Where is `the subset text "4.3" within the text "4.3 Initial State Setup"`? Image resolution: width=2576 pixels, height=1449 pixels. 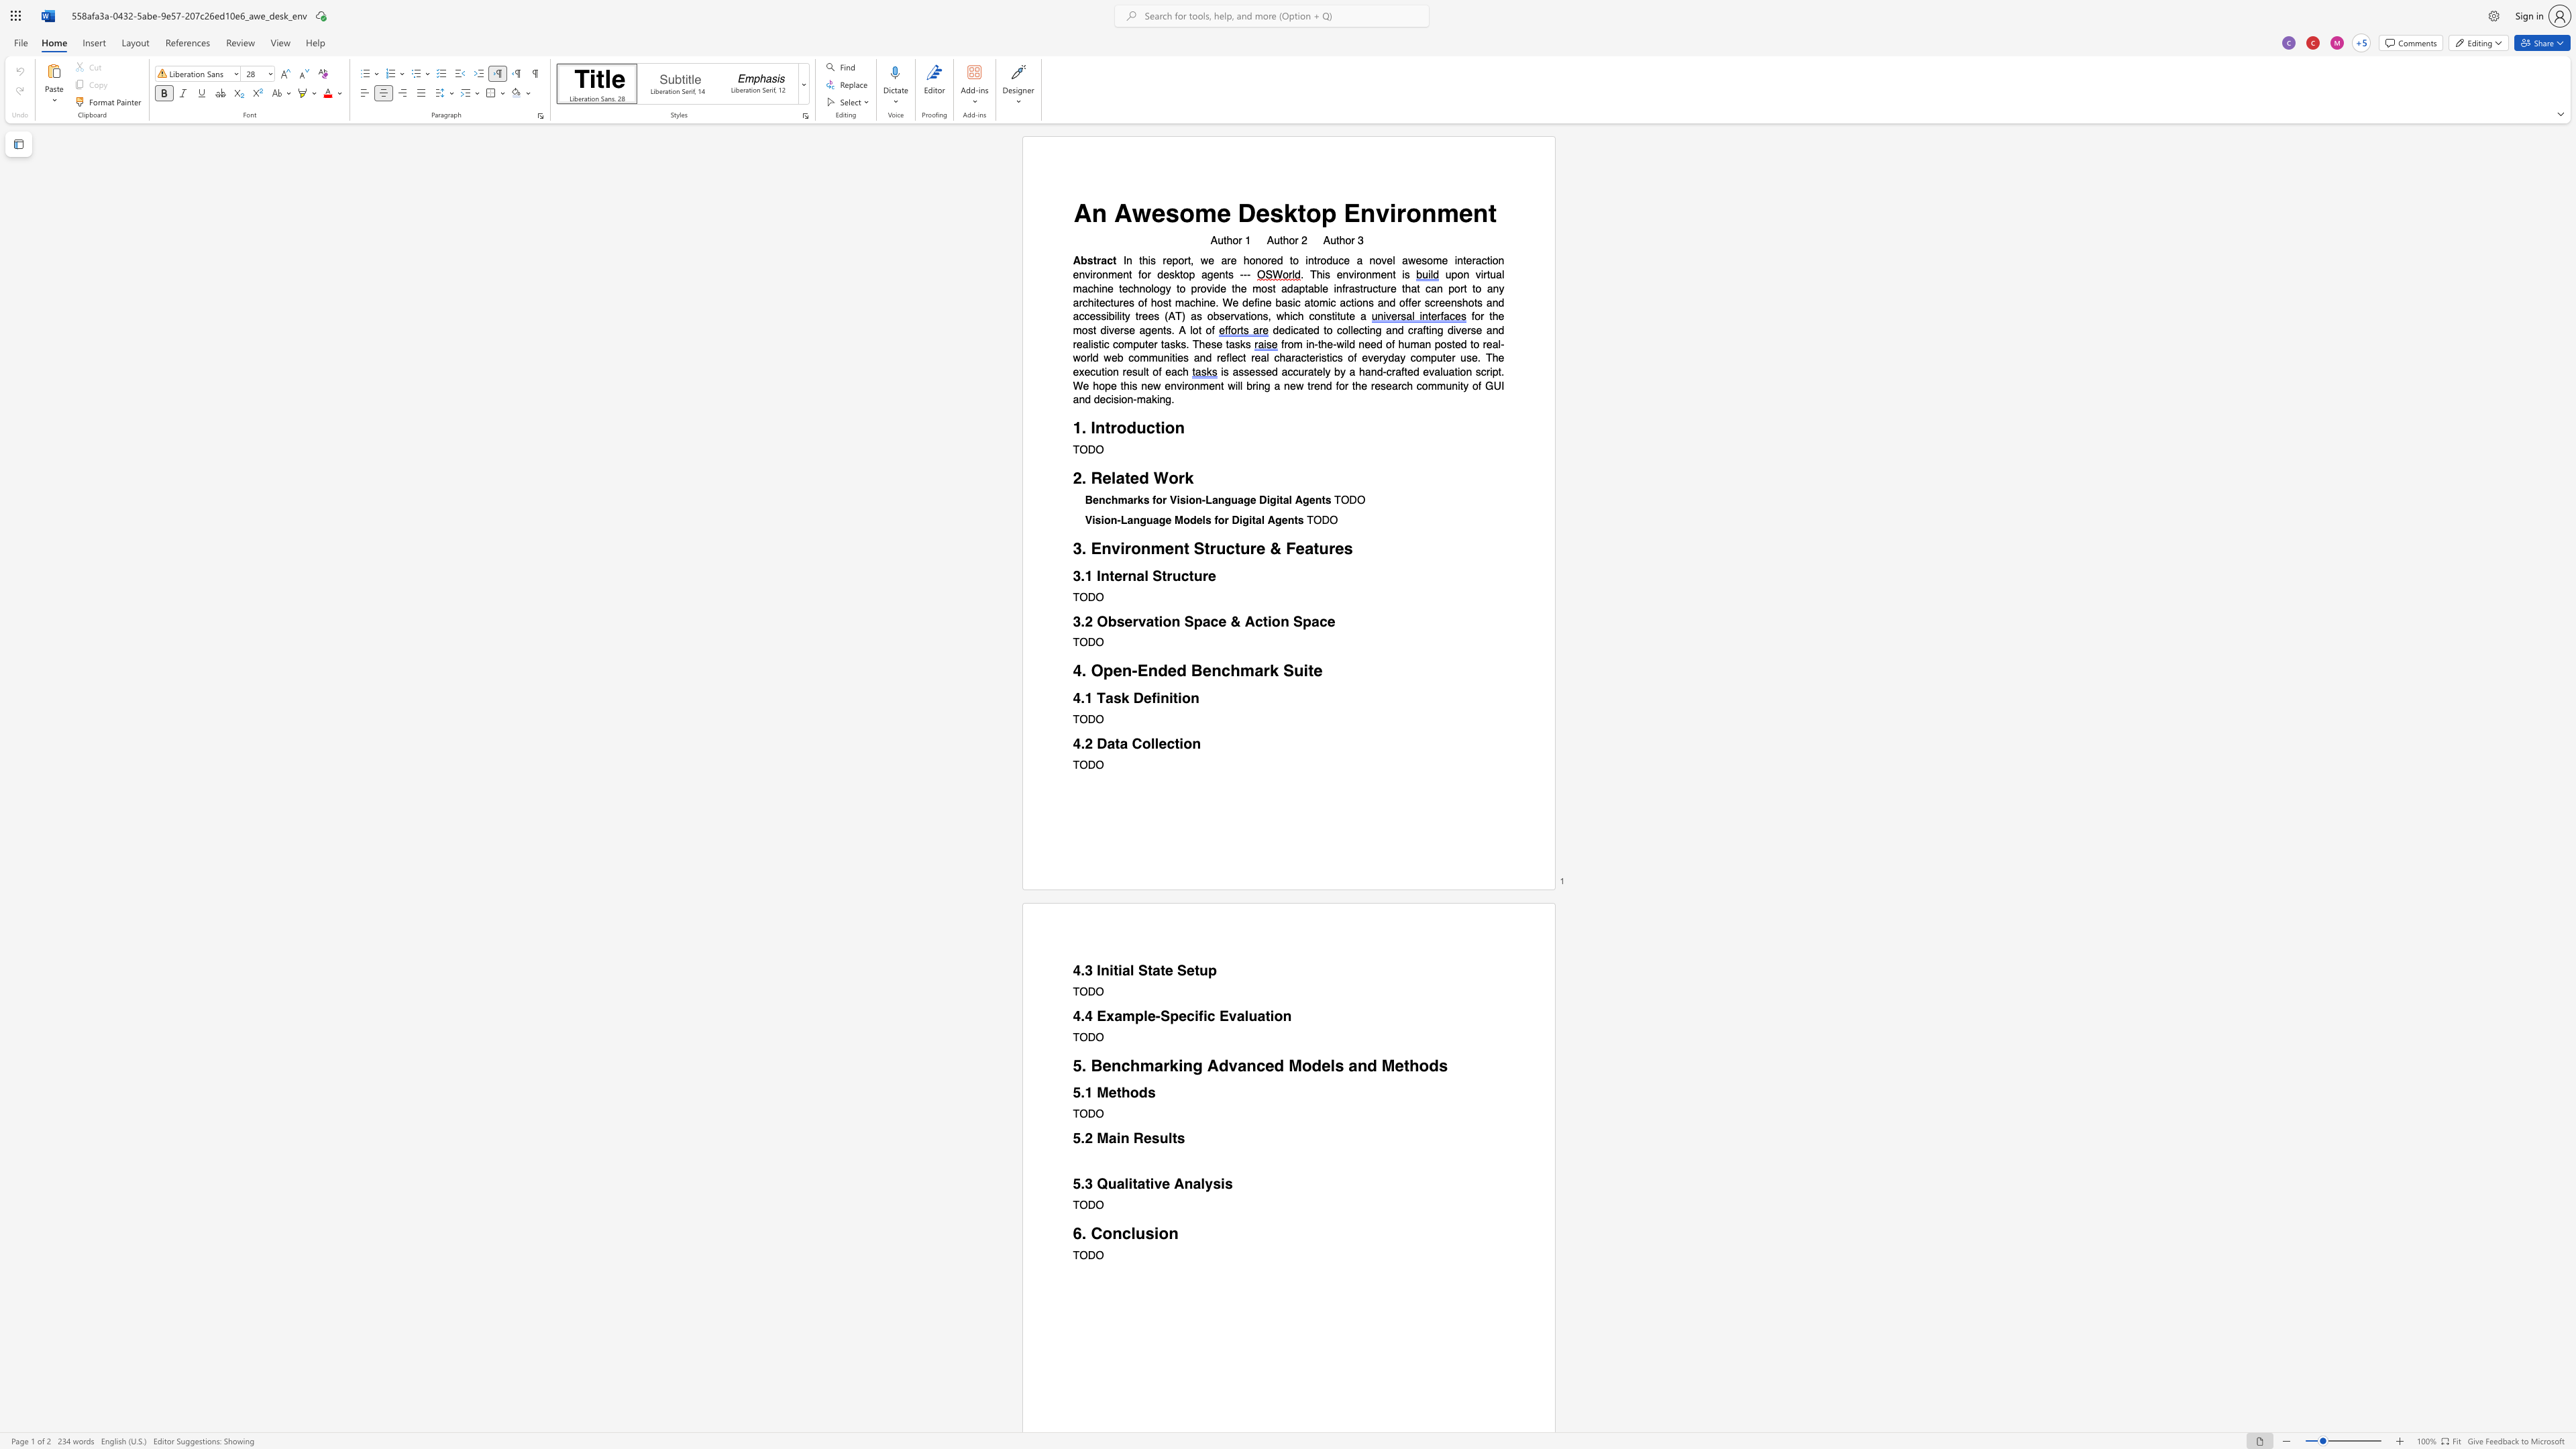 the subset text "4.3" within the text "4.3 Initial State Setup" is located at coordinates (1072, 969).